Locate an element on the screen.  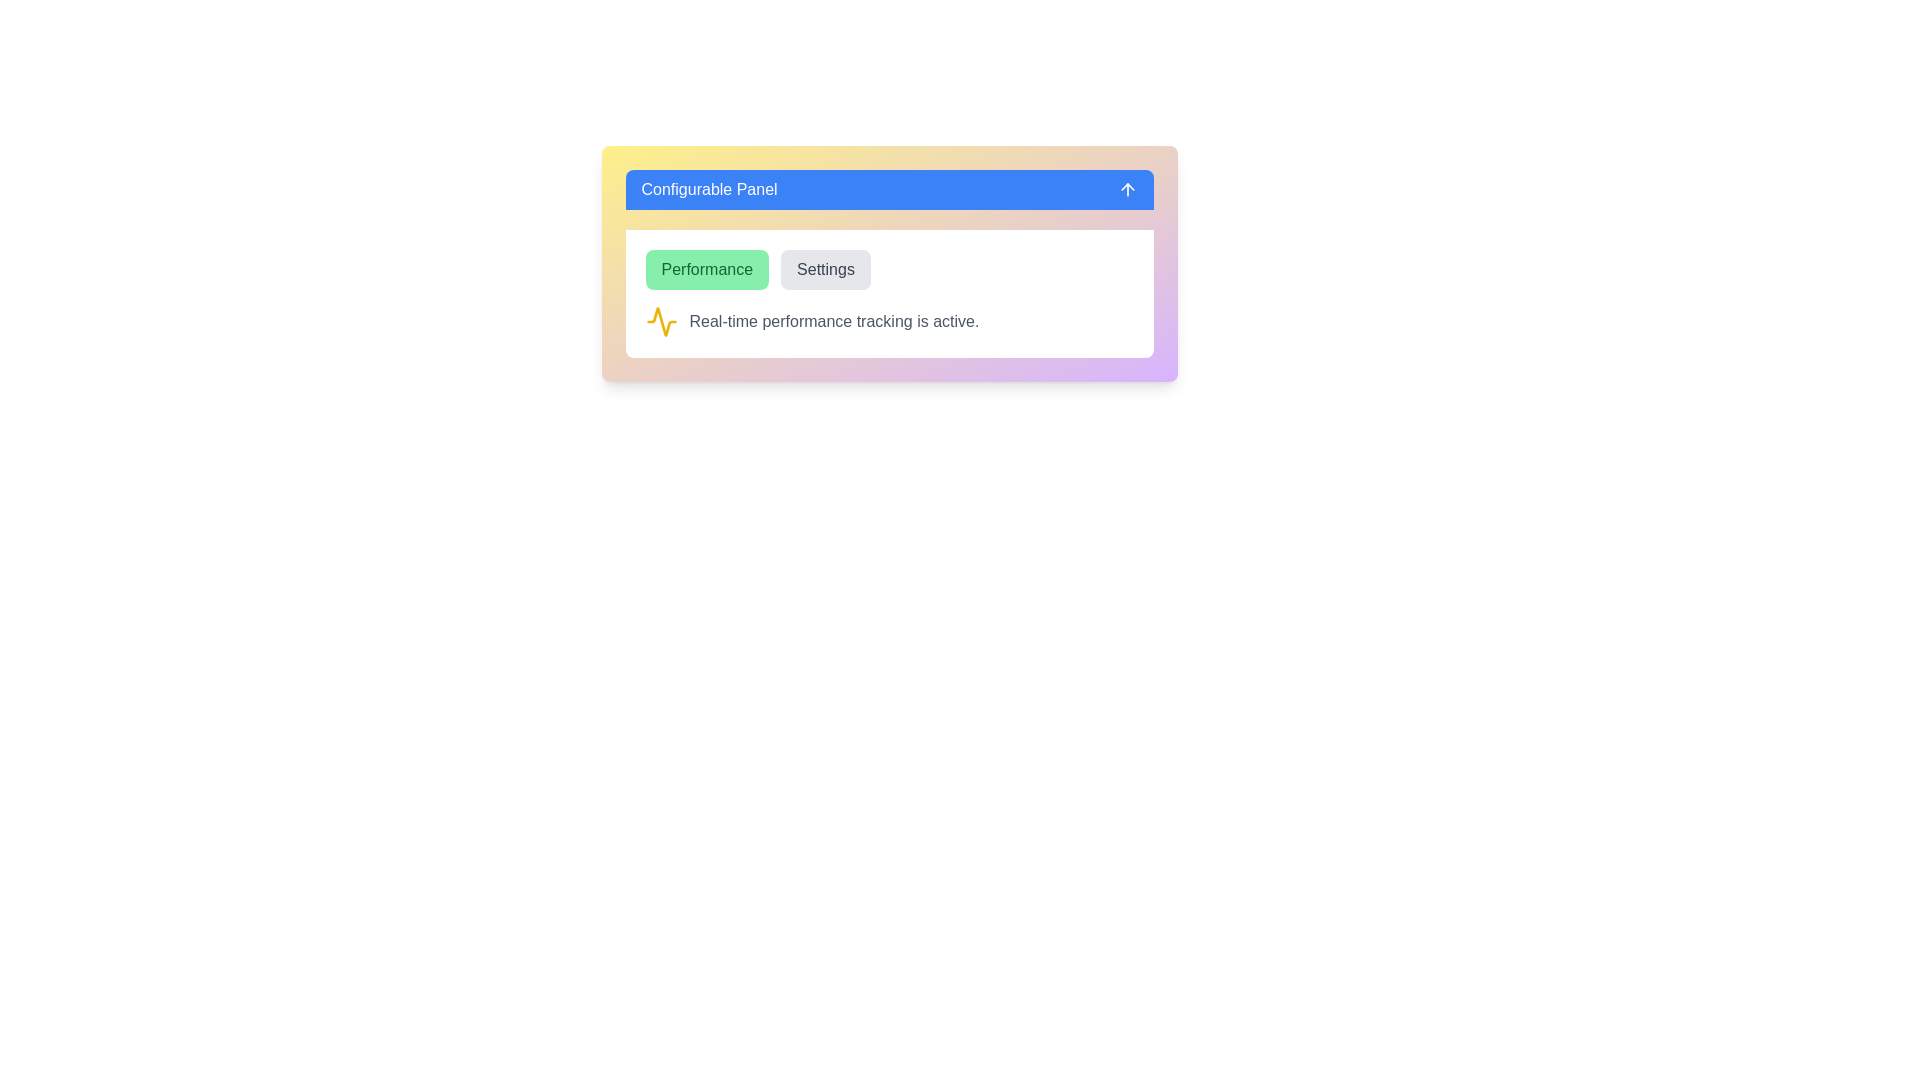
the small, stylized yellow icon resembling a zigzag waveform located below the 'Performance' button is located at coordinates (661, 320).